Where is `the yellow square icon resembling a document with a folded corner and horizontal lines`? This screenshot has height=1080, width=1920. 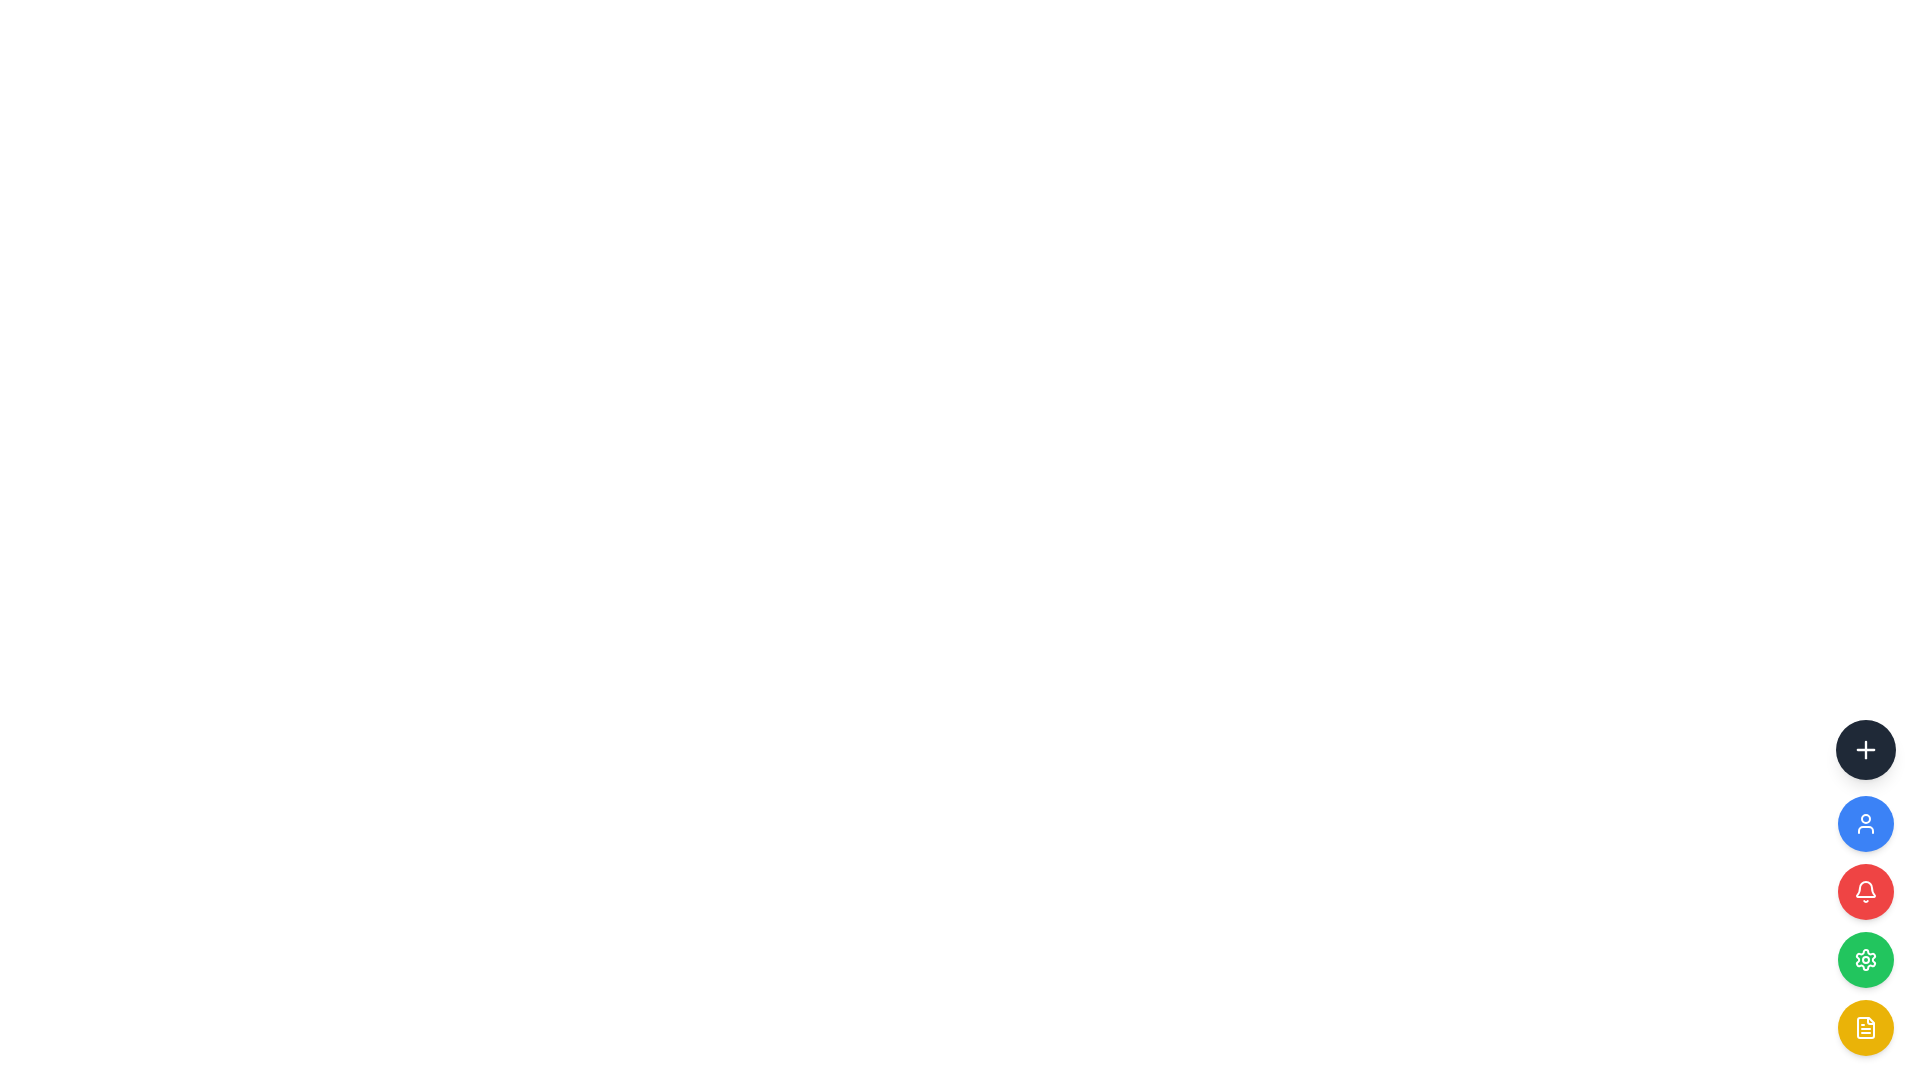 the yellow square icon resembling a document with a folded corner and horizontal lines is located at coordinates (1865, 1028).